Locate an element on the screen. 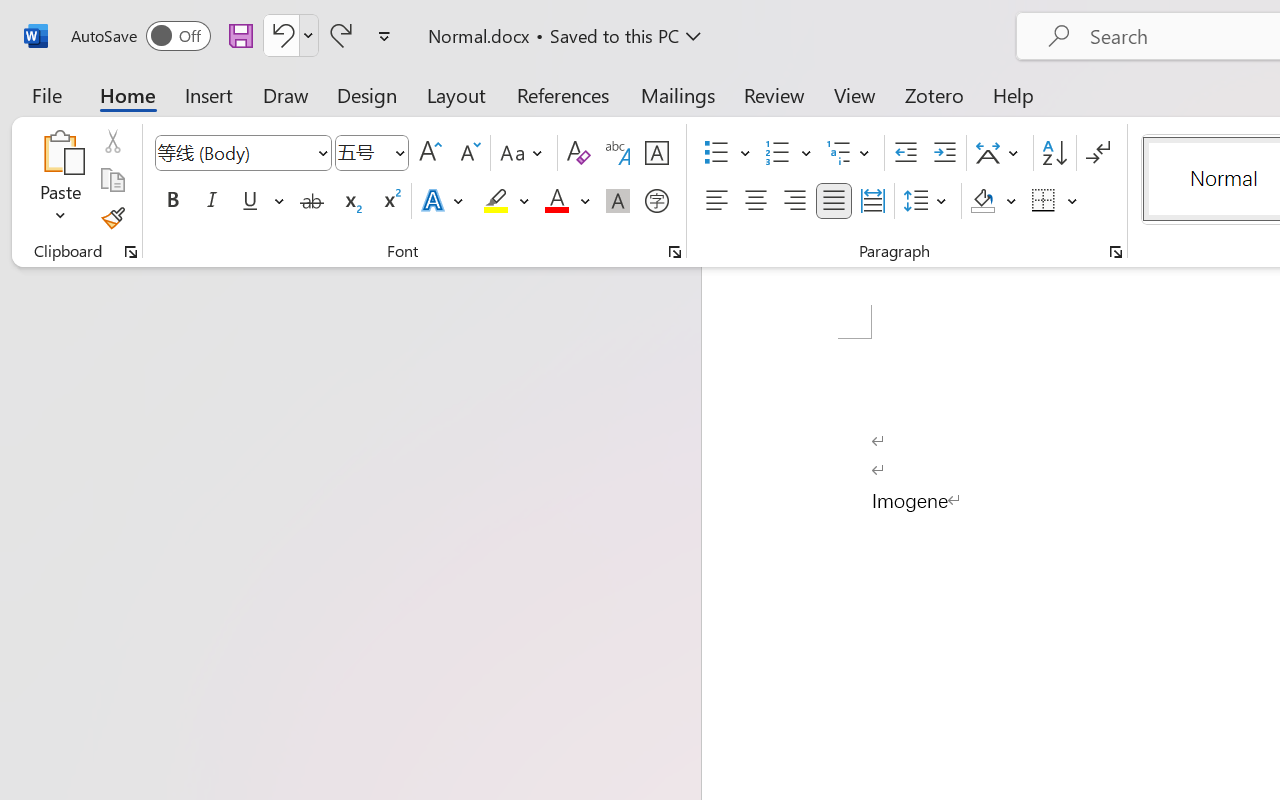 Image resolution: width=1280 pixels, height=800 pixels. 'Help' is located at coordinates (1013, 94).